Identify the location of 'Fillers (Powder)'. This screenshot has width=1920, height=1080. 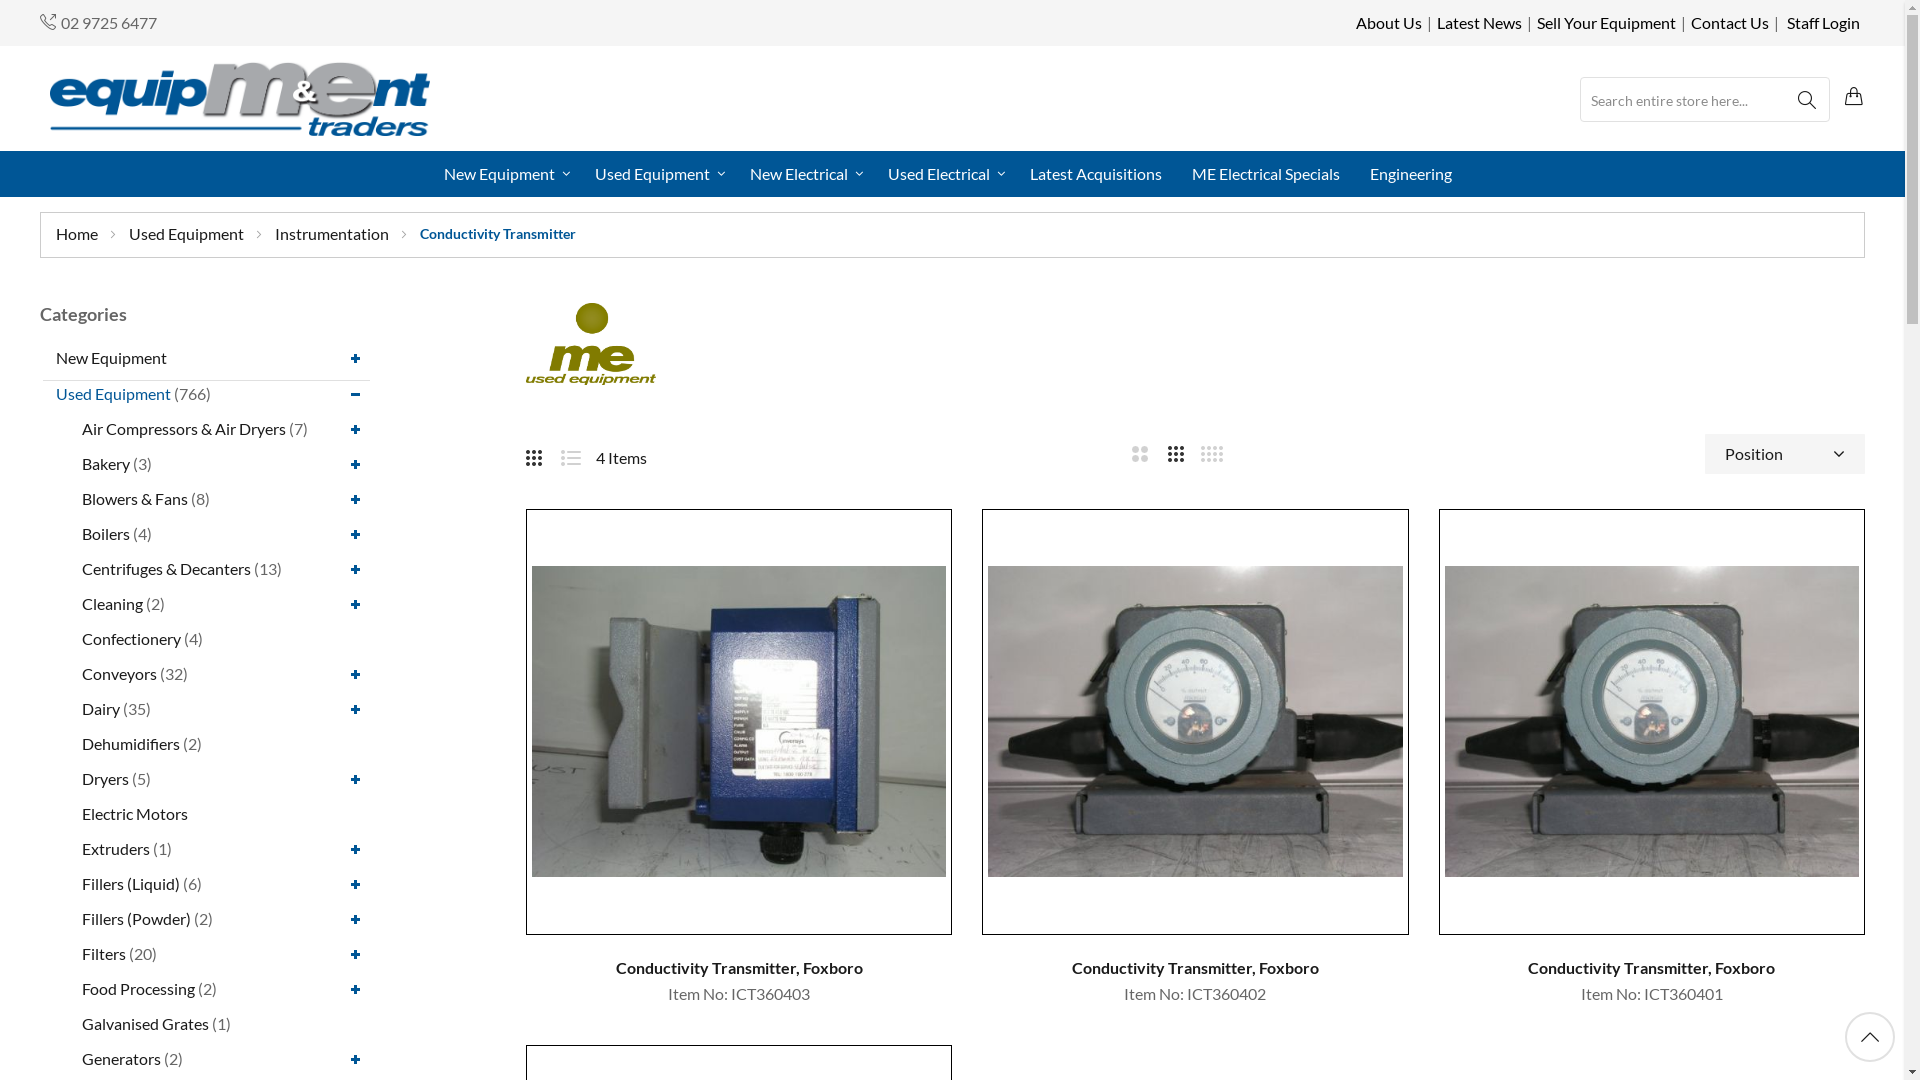
(135, 917).